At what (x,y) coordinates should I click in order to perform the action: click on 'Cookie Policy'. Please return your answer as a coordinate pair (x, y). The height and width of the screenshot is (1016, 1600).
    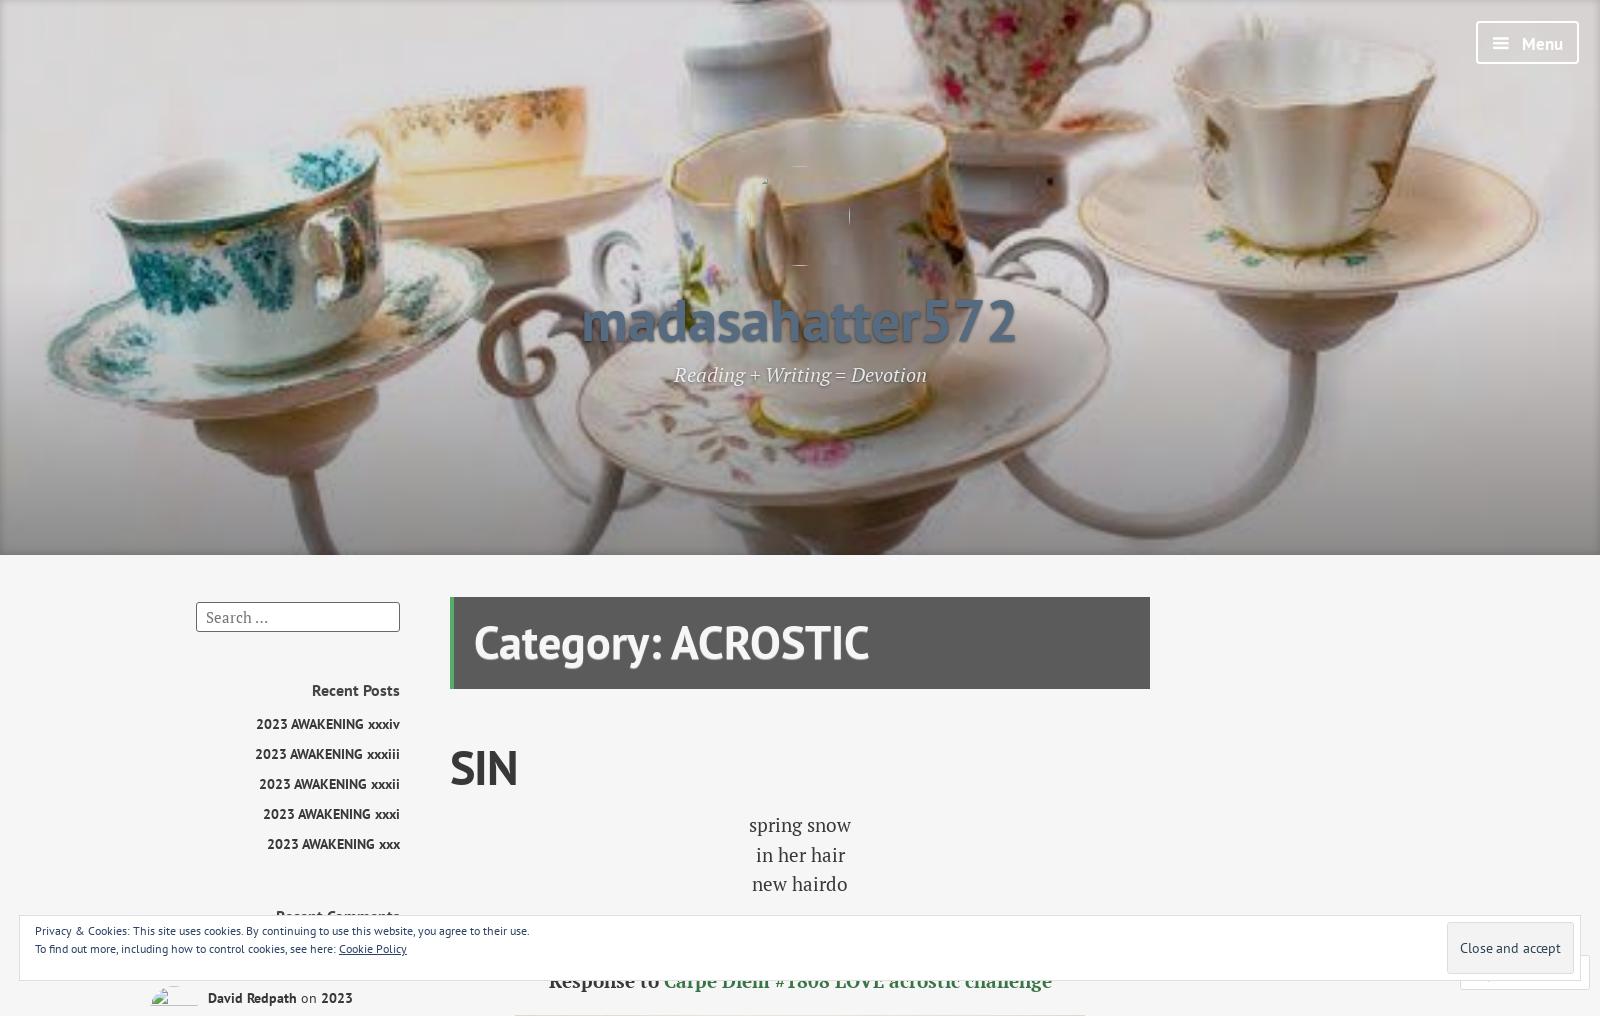
    Looking at the image, I should click on (372, 947).